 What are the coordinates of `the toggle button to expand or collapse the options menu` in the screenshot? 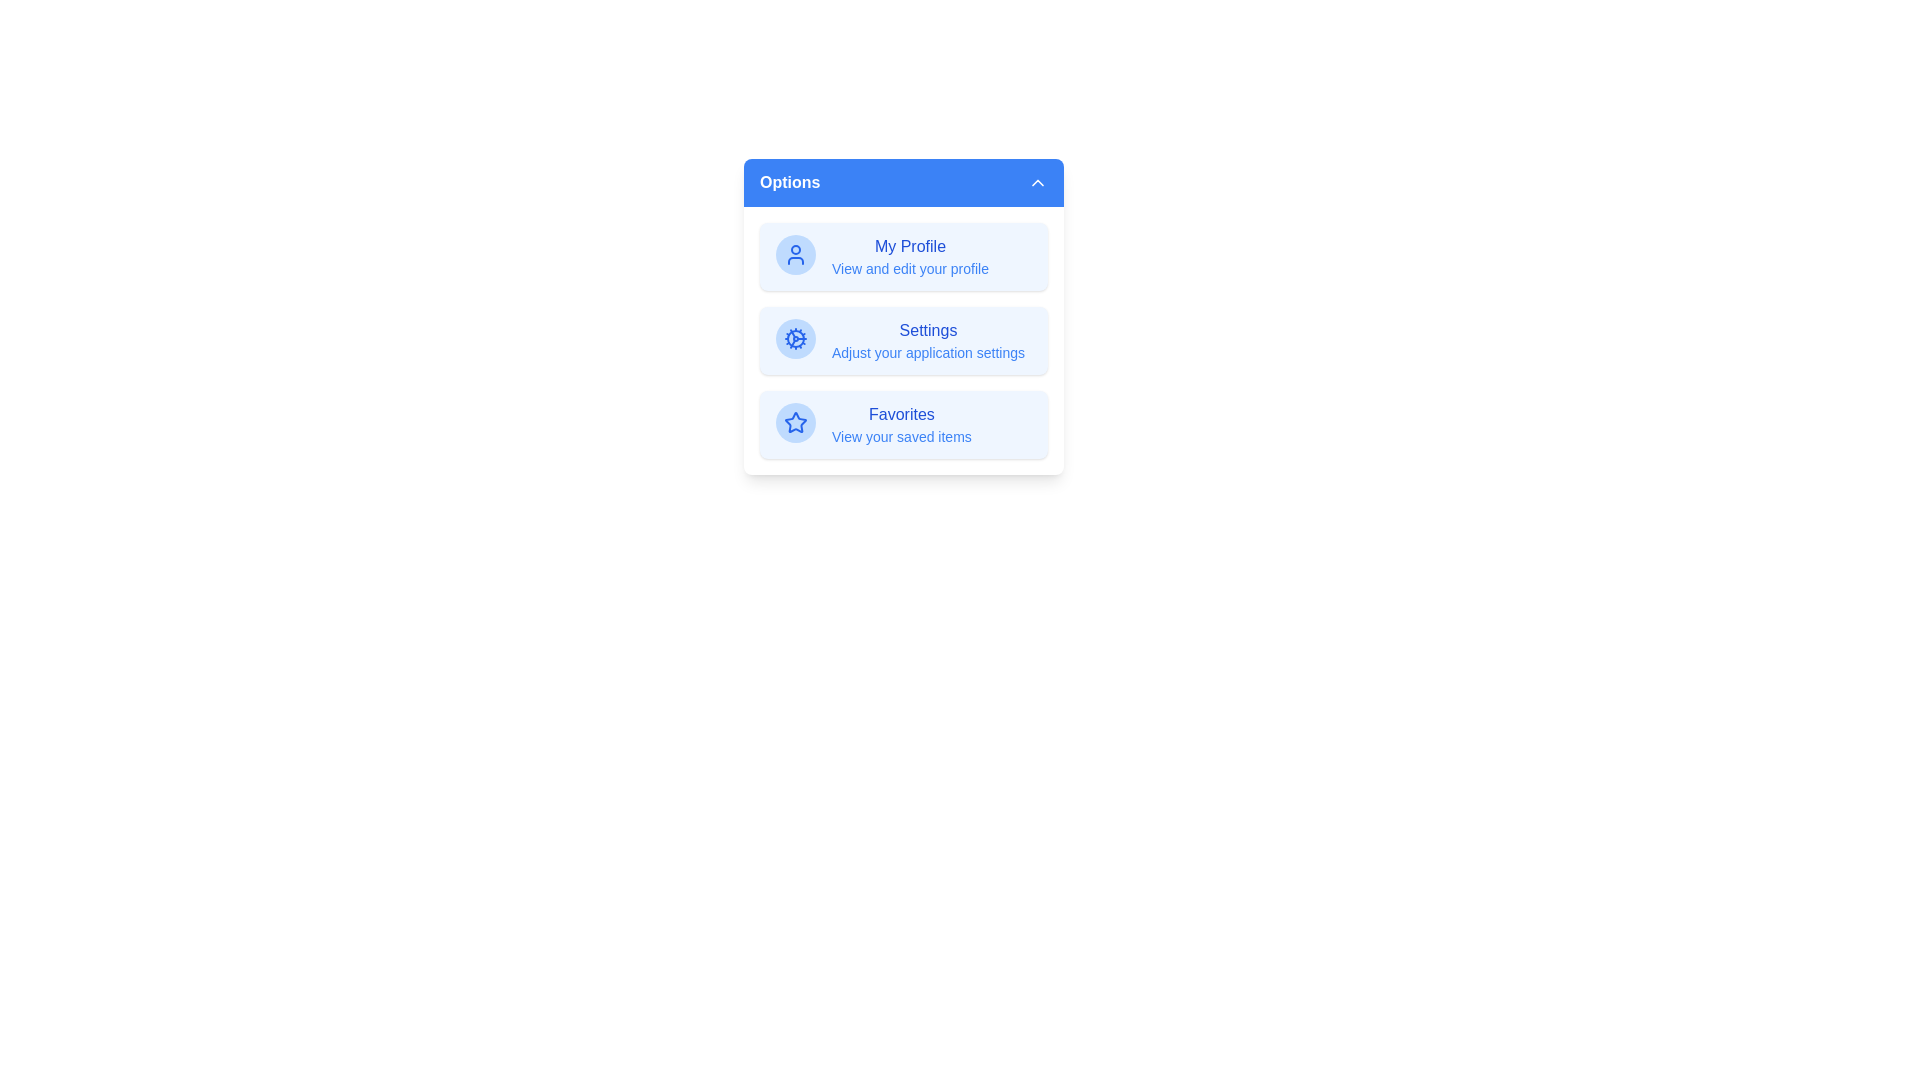 It's located at (902, 182).